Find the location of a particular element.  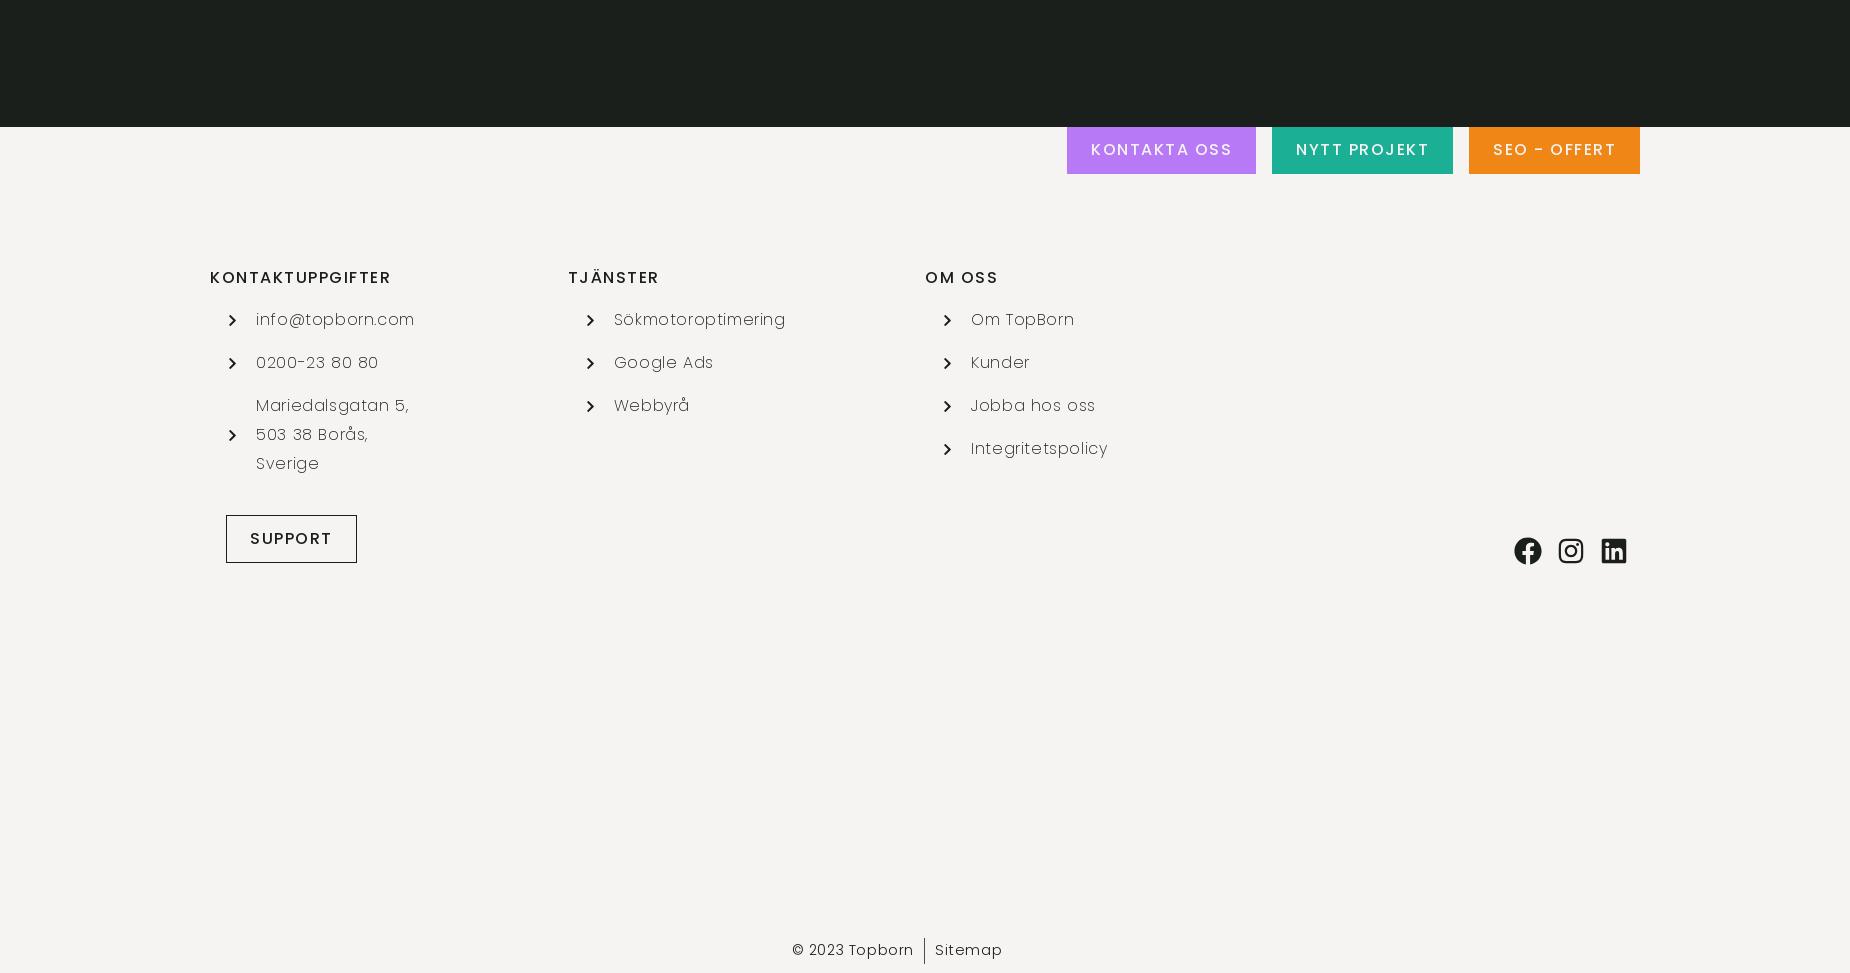

'Om TopBorn' is located at coordinates (1021, 319).